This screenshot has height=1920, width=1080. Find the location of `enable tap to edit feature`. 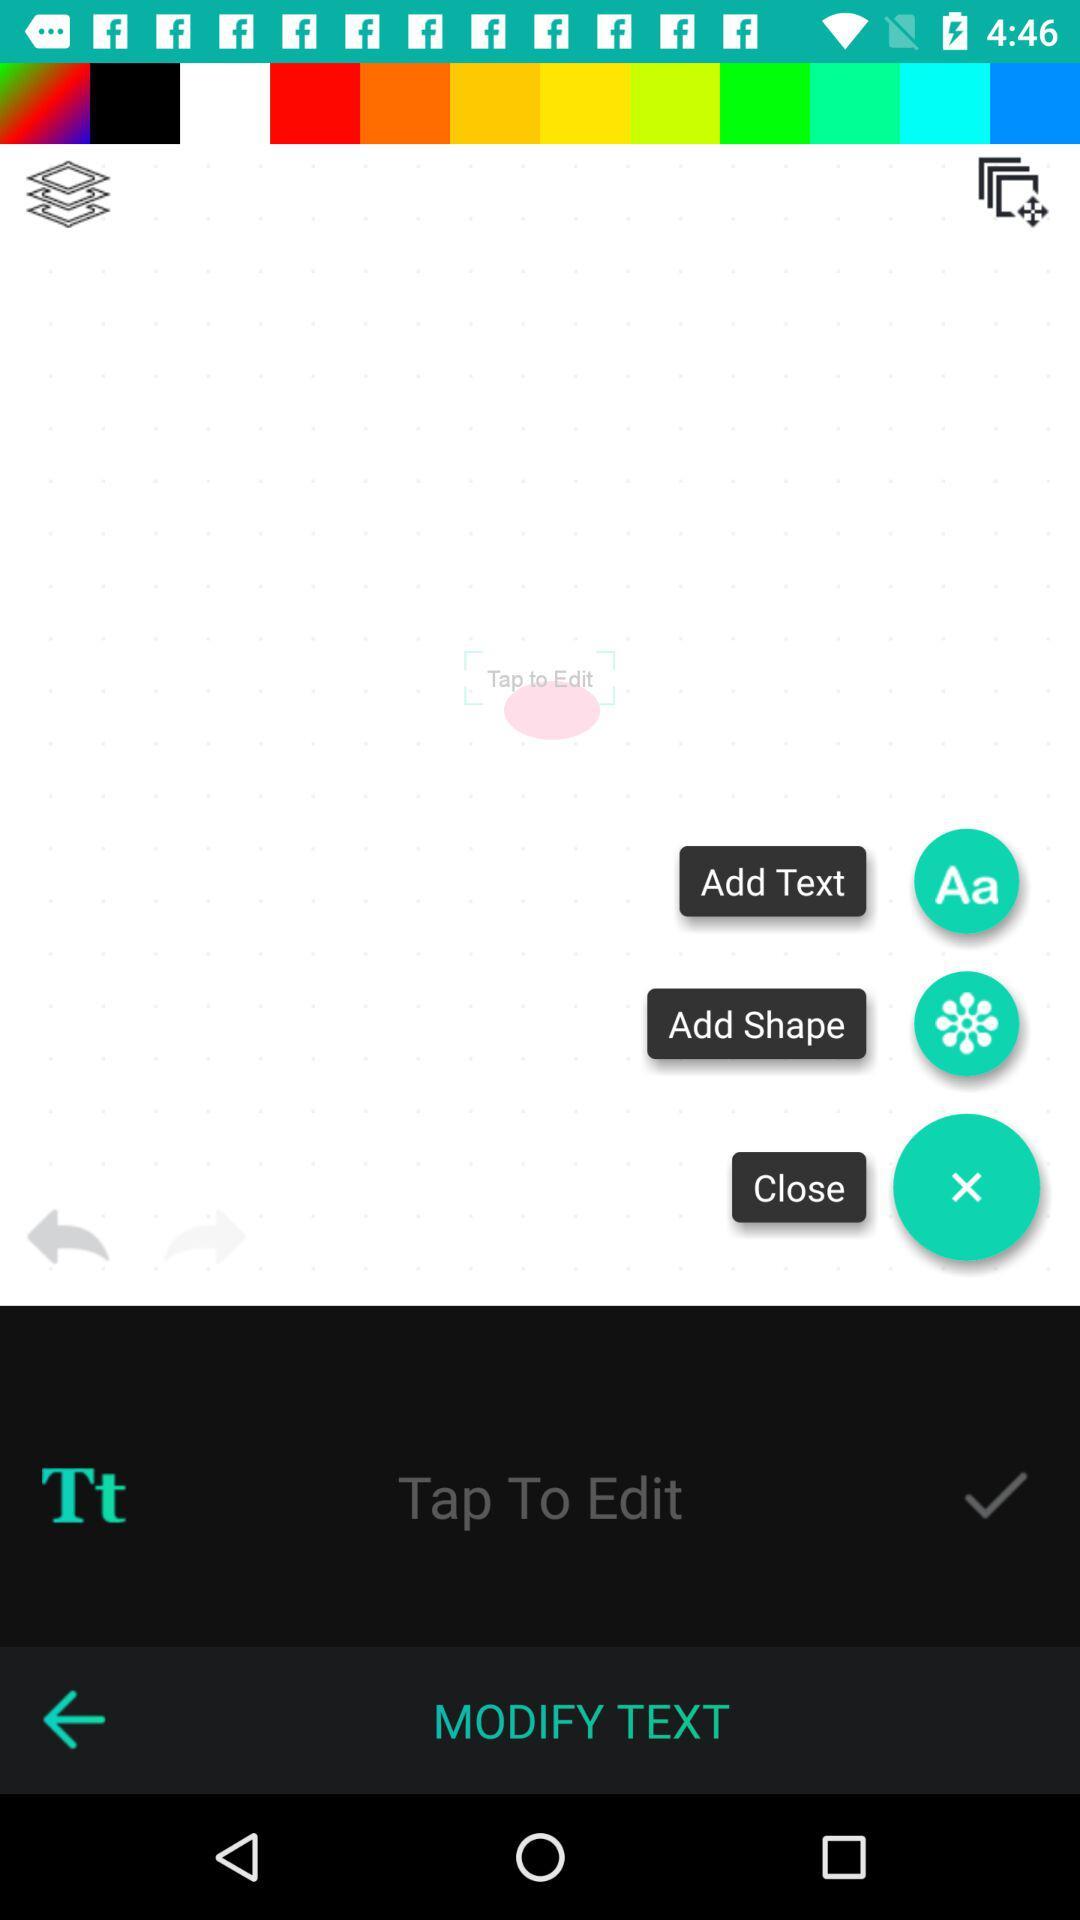

enable tap to edit feature is located at coordinates (995, 1496).